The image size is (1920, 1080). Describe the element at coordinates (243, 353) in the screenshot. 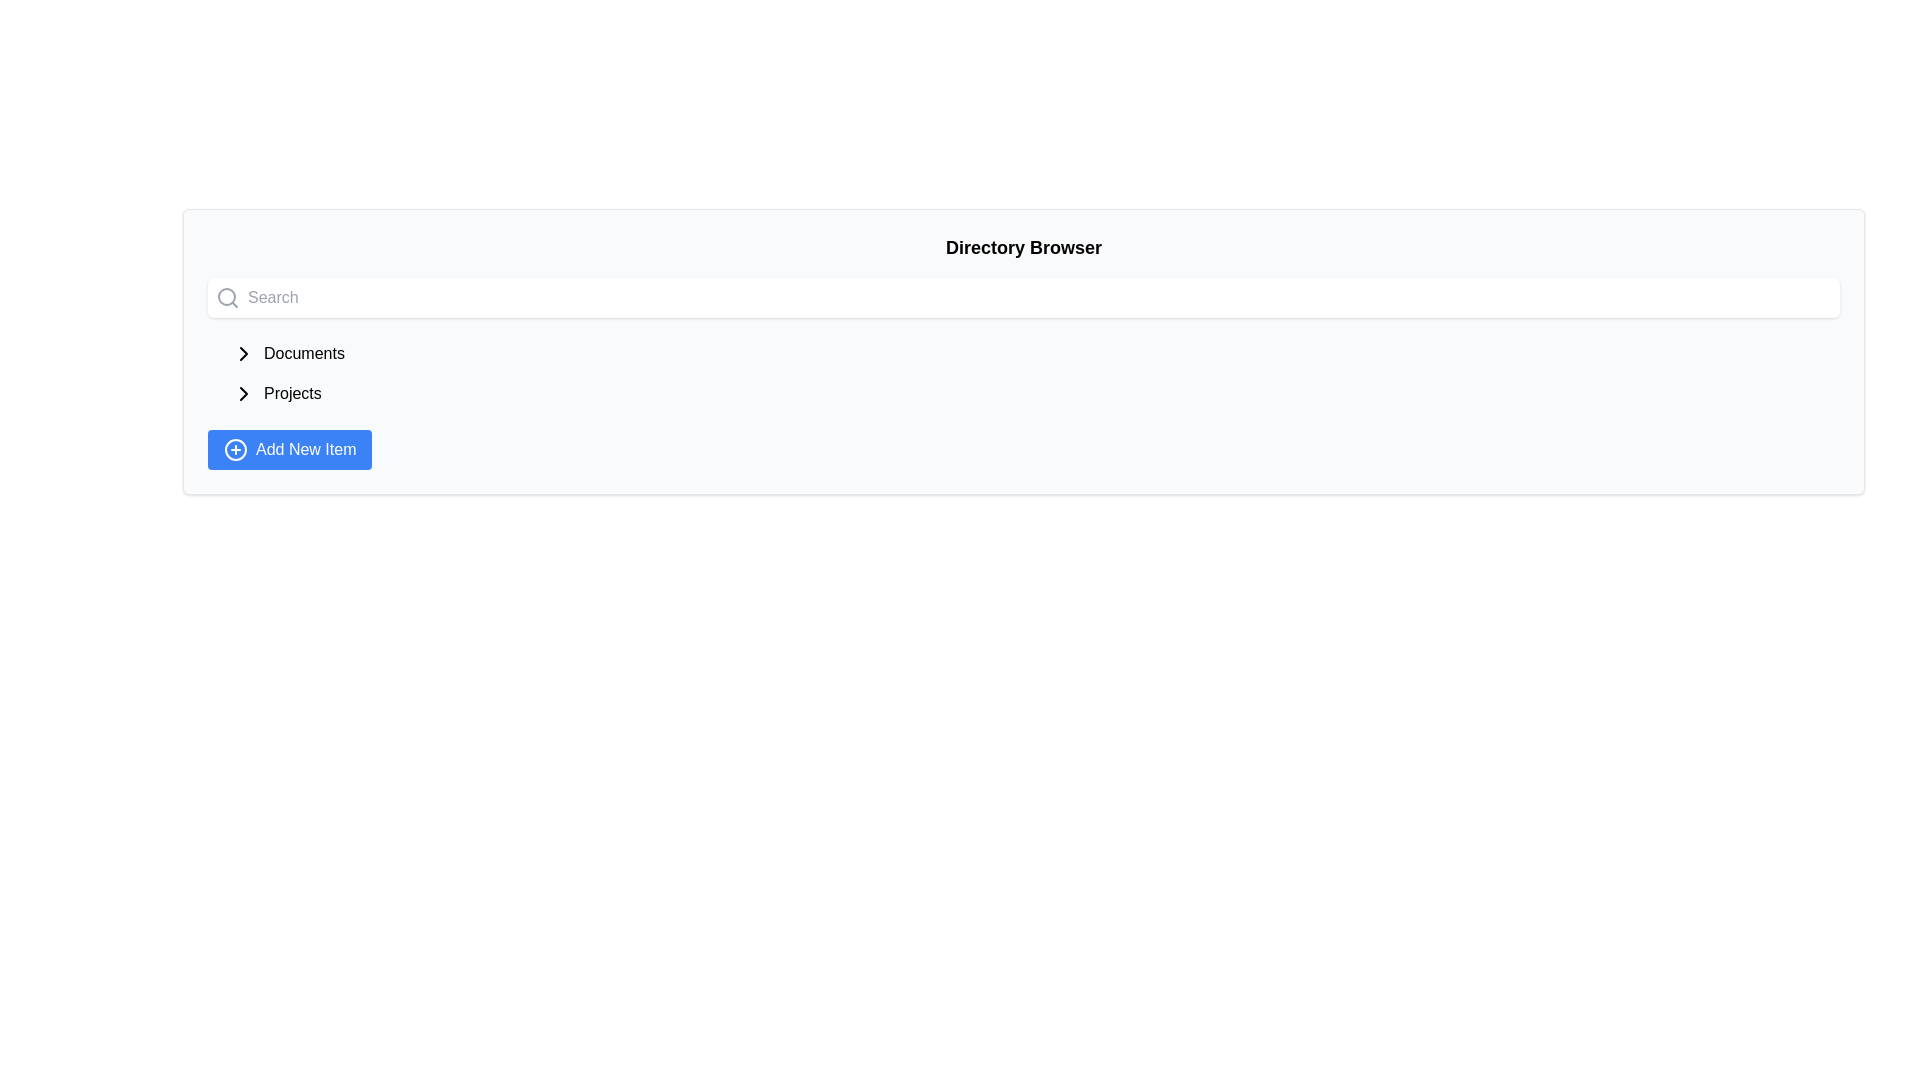

I see `the right-pointing chevron icon button` at that location.